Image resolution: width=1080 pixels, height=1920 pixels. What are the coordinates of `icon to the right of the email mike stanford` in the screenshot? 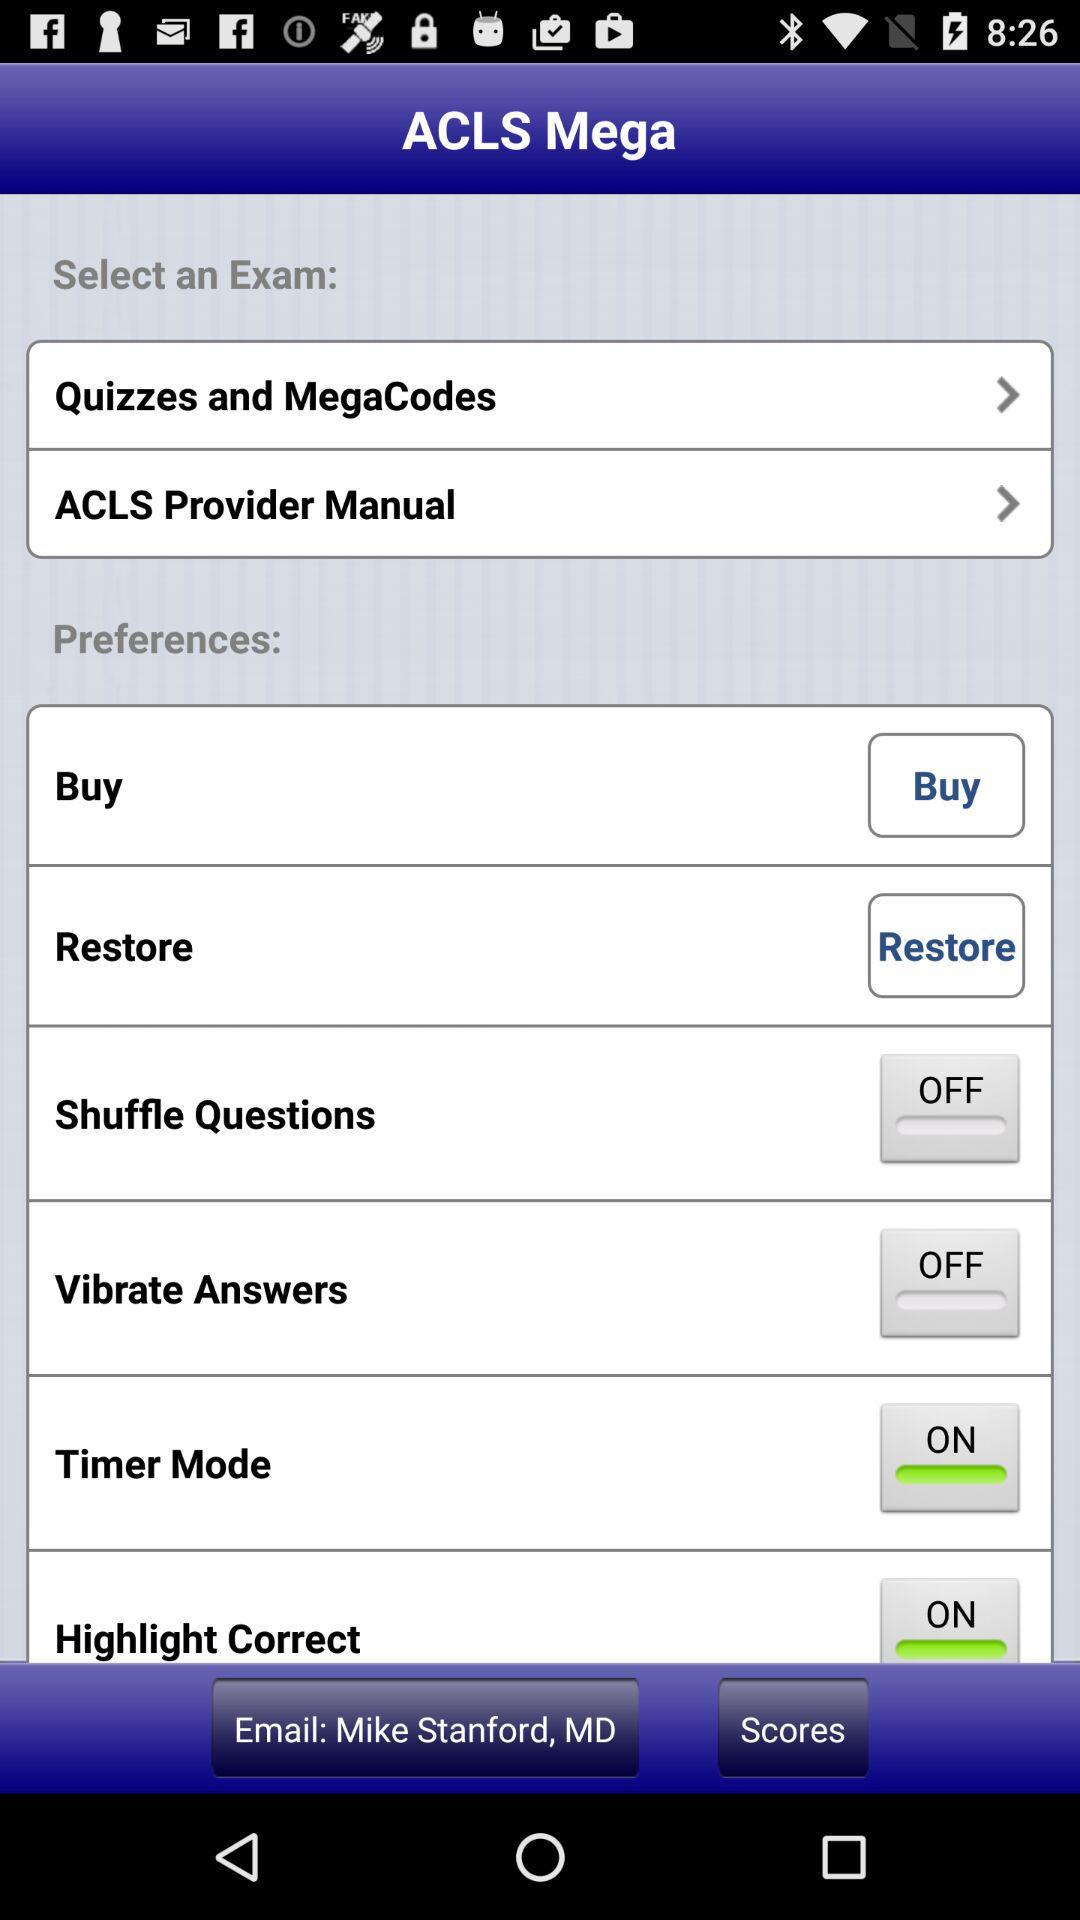 It's located at (792, 1727).